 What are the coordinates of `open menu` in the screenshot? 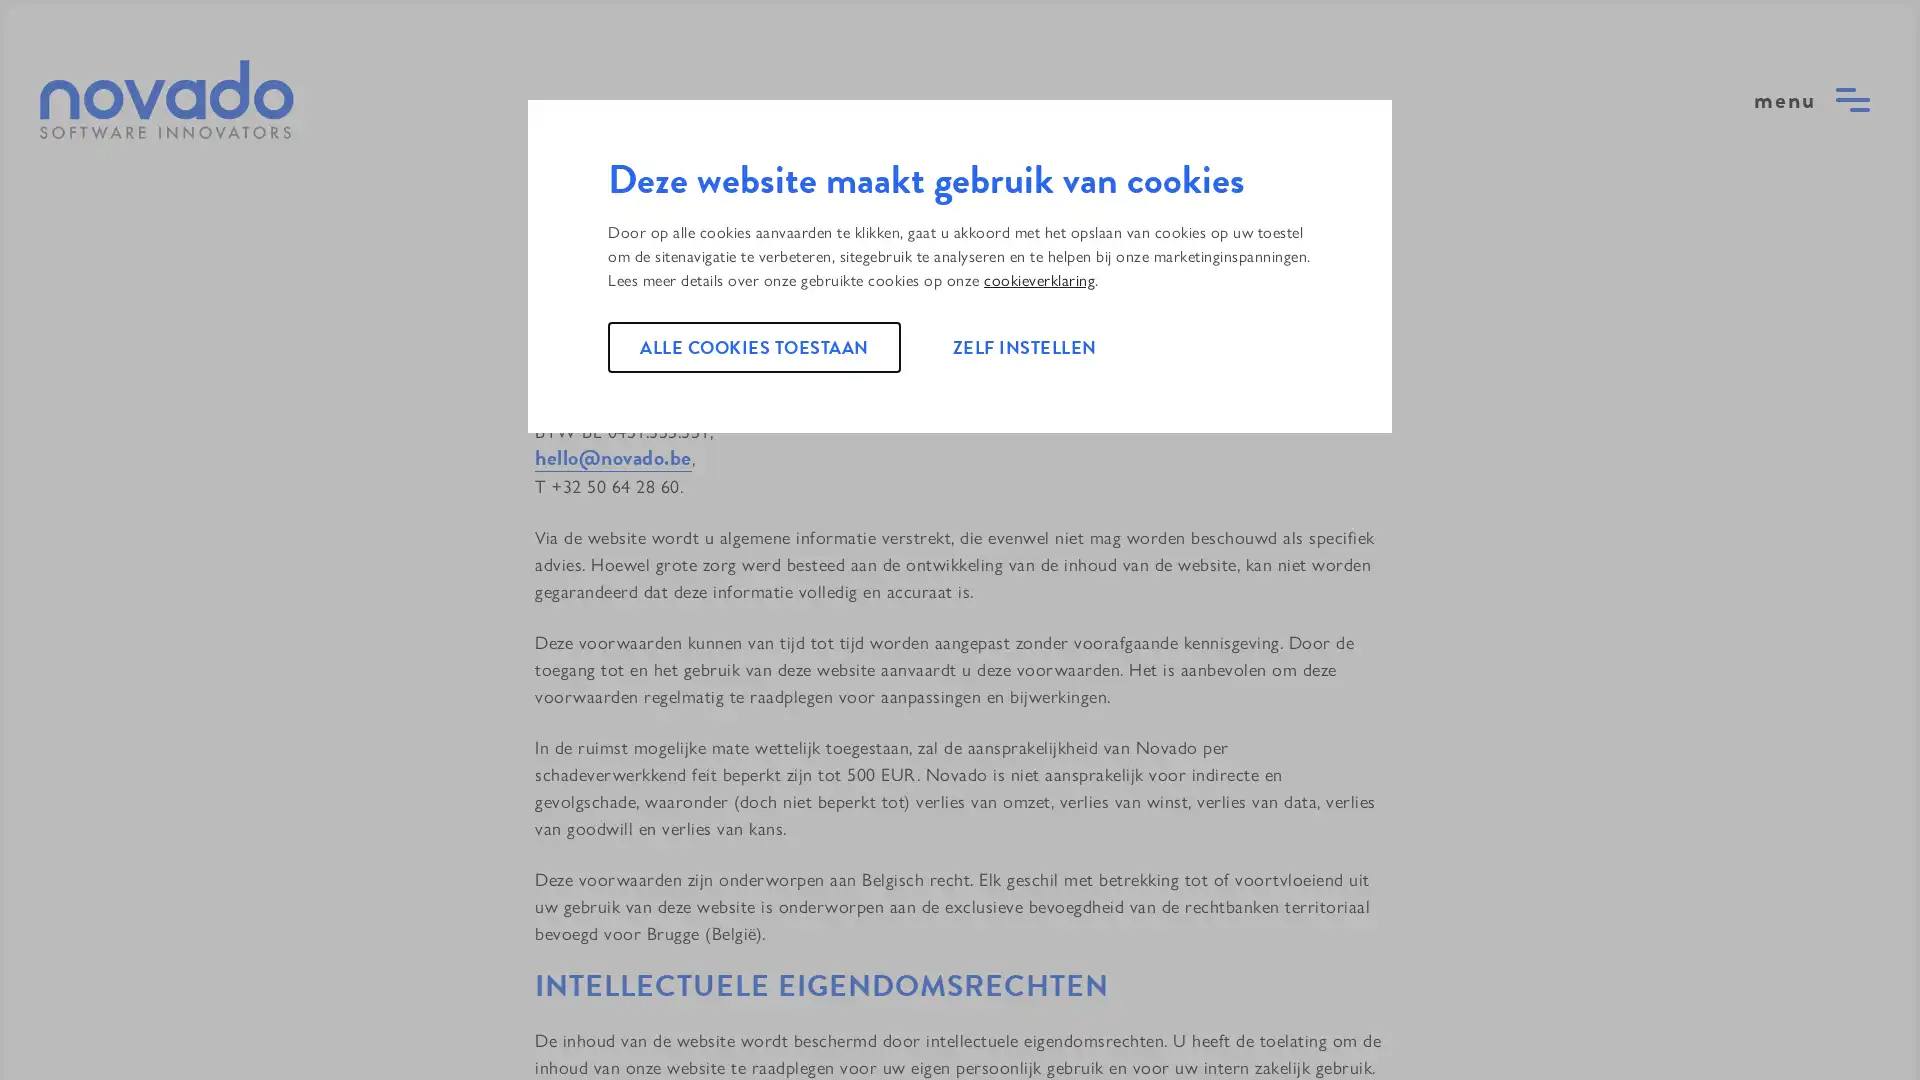 It's located at (1811, 100).